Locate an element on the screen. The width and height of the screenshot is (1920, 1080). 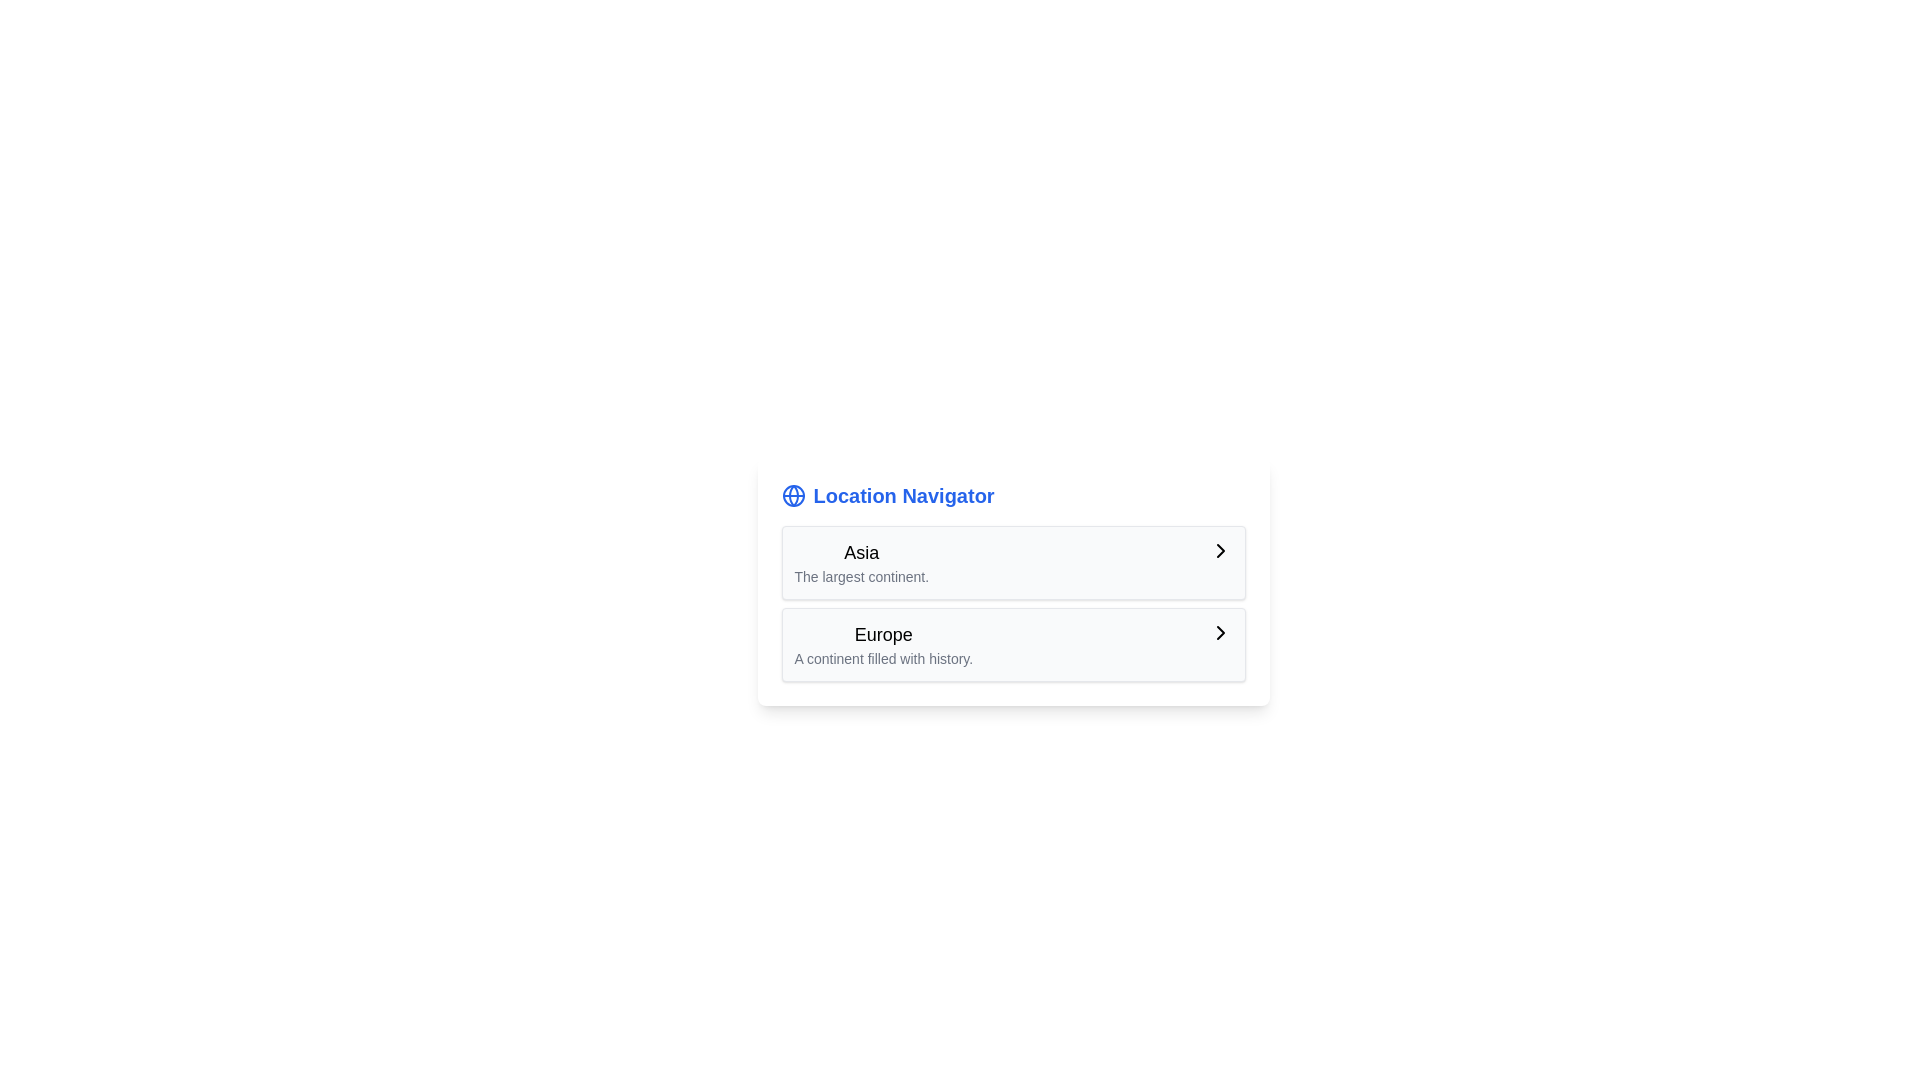
the list item titled 'Asia' which has a bold title and a subtitle is located at coordinates (861, 563).